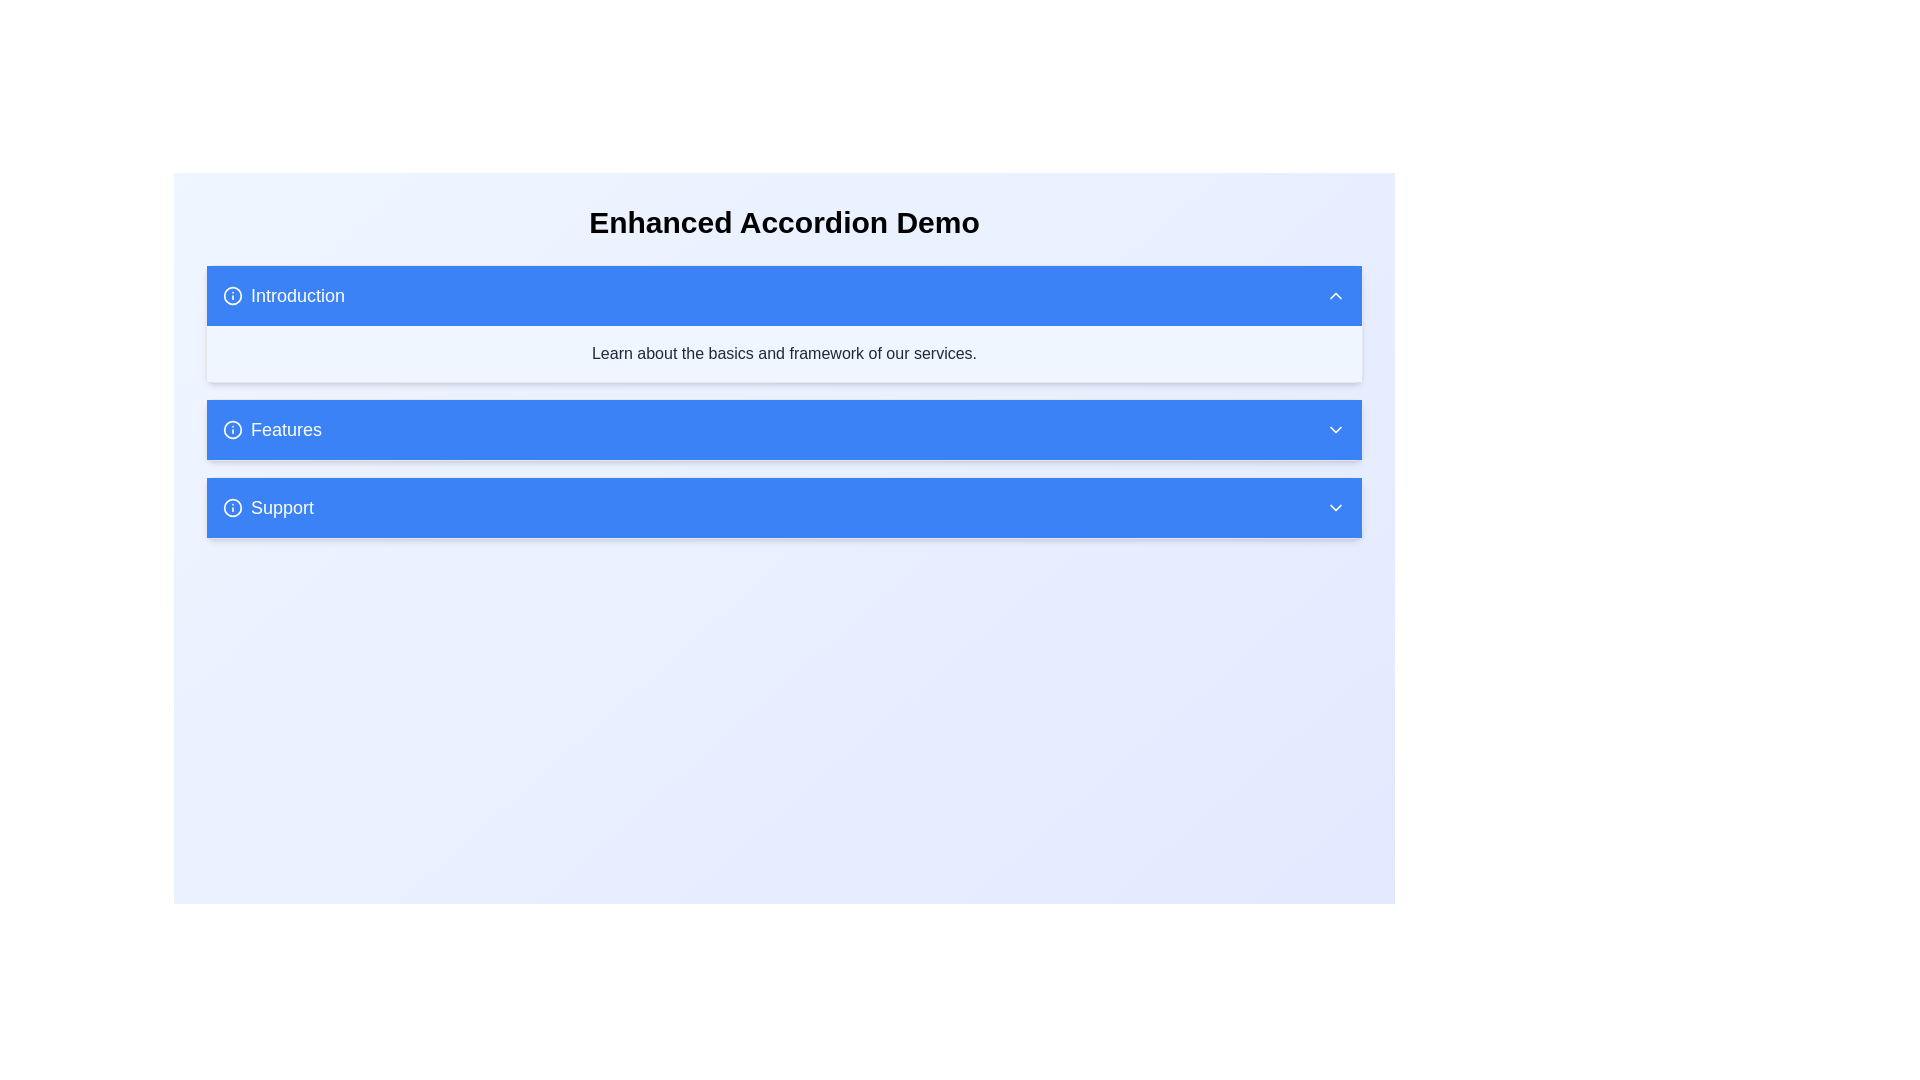 The image size is (1920, 1080). Describe the element at coordinates (1335, 507) in the screenshot. I see `the Dropdown indicator icon, which is a downward-pointing arrow located on the right edge of the 'Support' button` at that location.